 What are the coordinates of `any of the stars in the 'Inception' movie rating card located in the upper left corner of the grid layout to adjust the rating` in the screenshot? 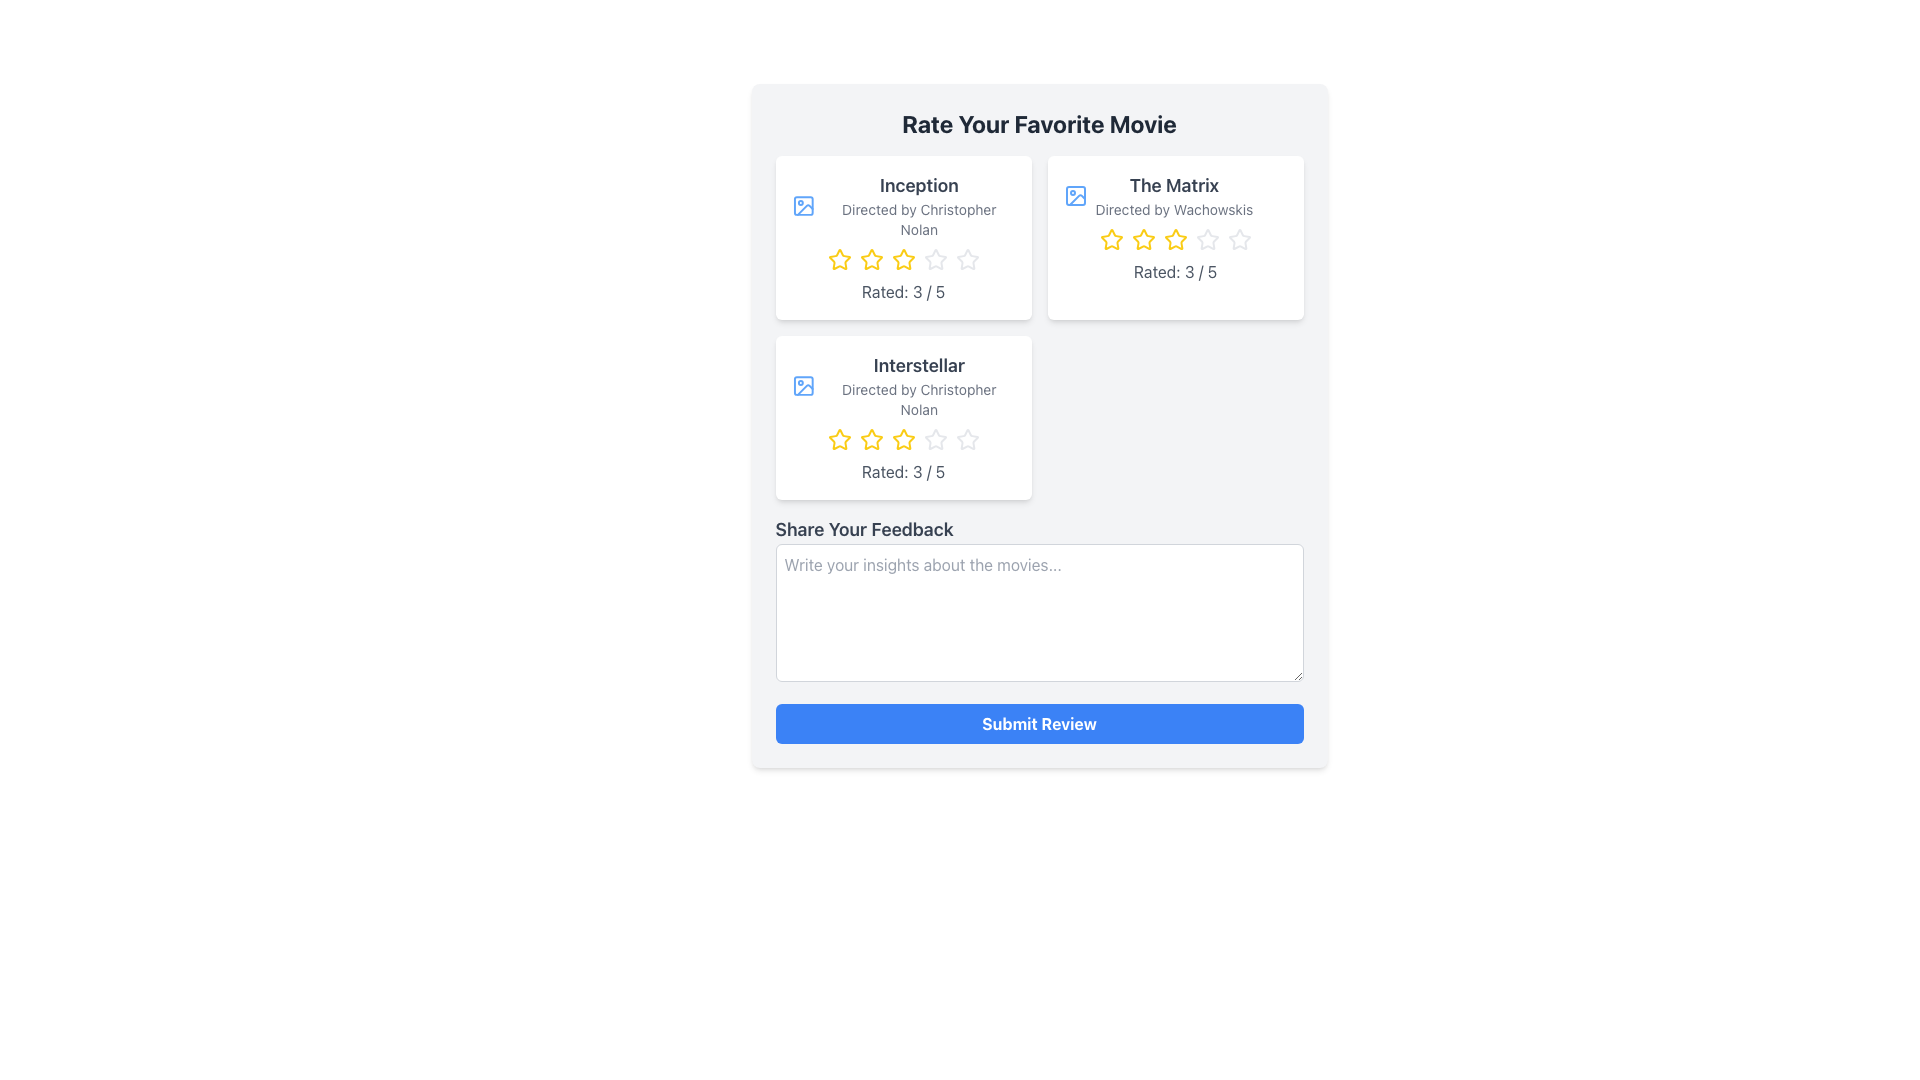 It's located at (902, 237).